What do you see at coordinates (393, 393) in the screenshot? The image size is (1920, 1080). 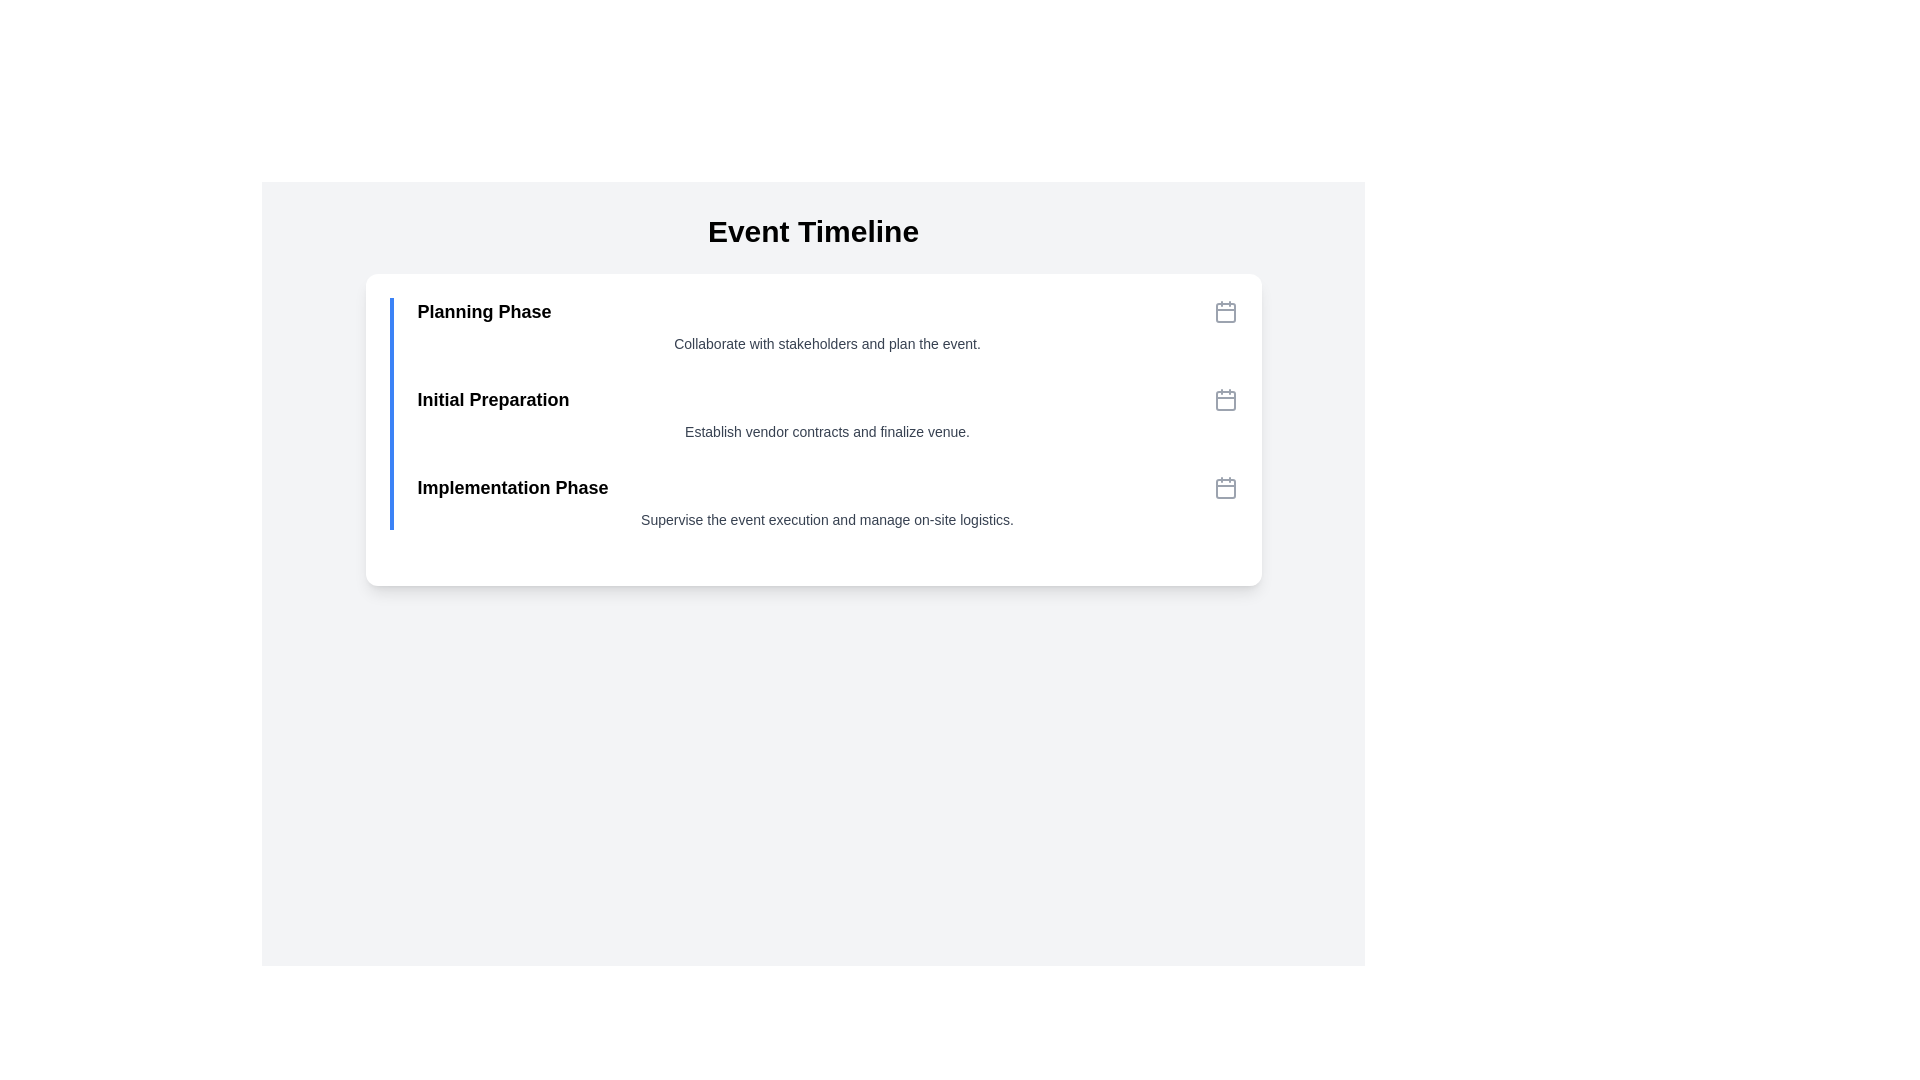 I see `the small circular dot with a yellow background located to the left of the 'Initial Preparation' title in the 'Event Timeline' section` at bounding box center [393, 393].